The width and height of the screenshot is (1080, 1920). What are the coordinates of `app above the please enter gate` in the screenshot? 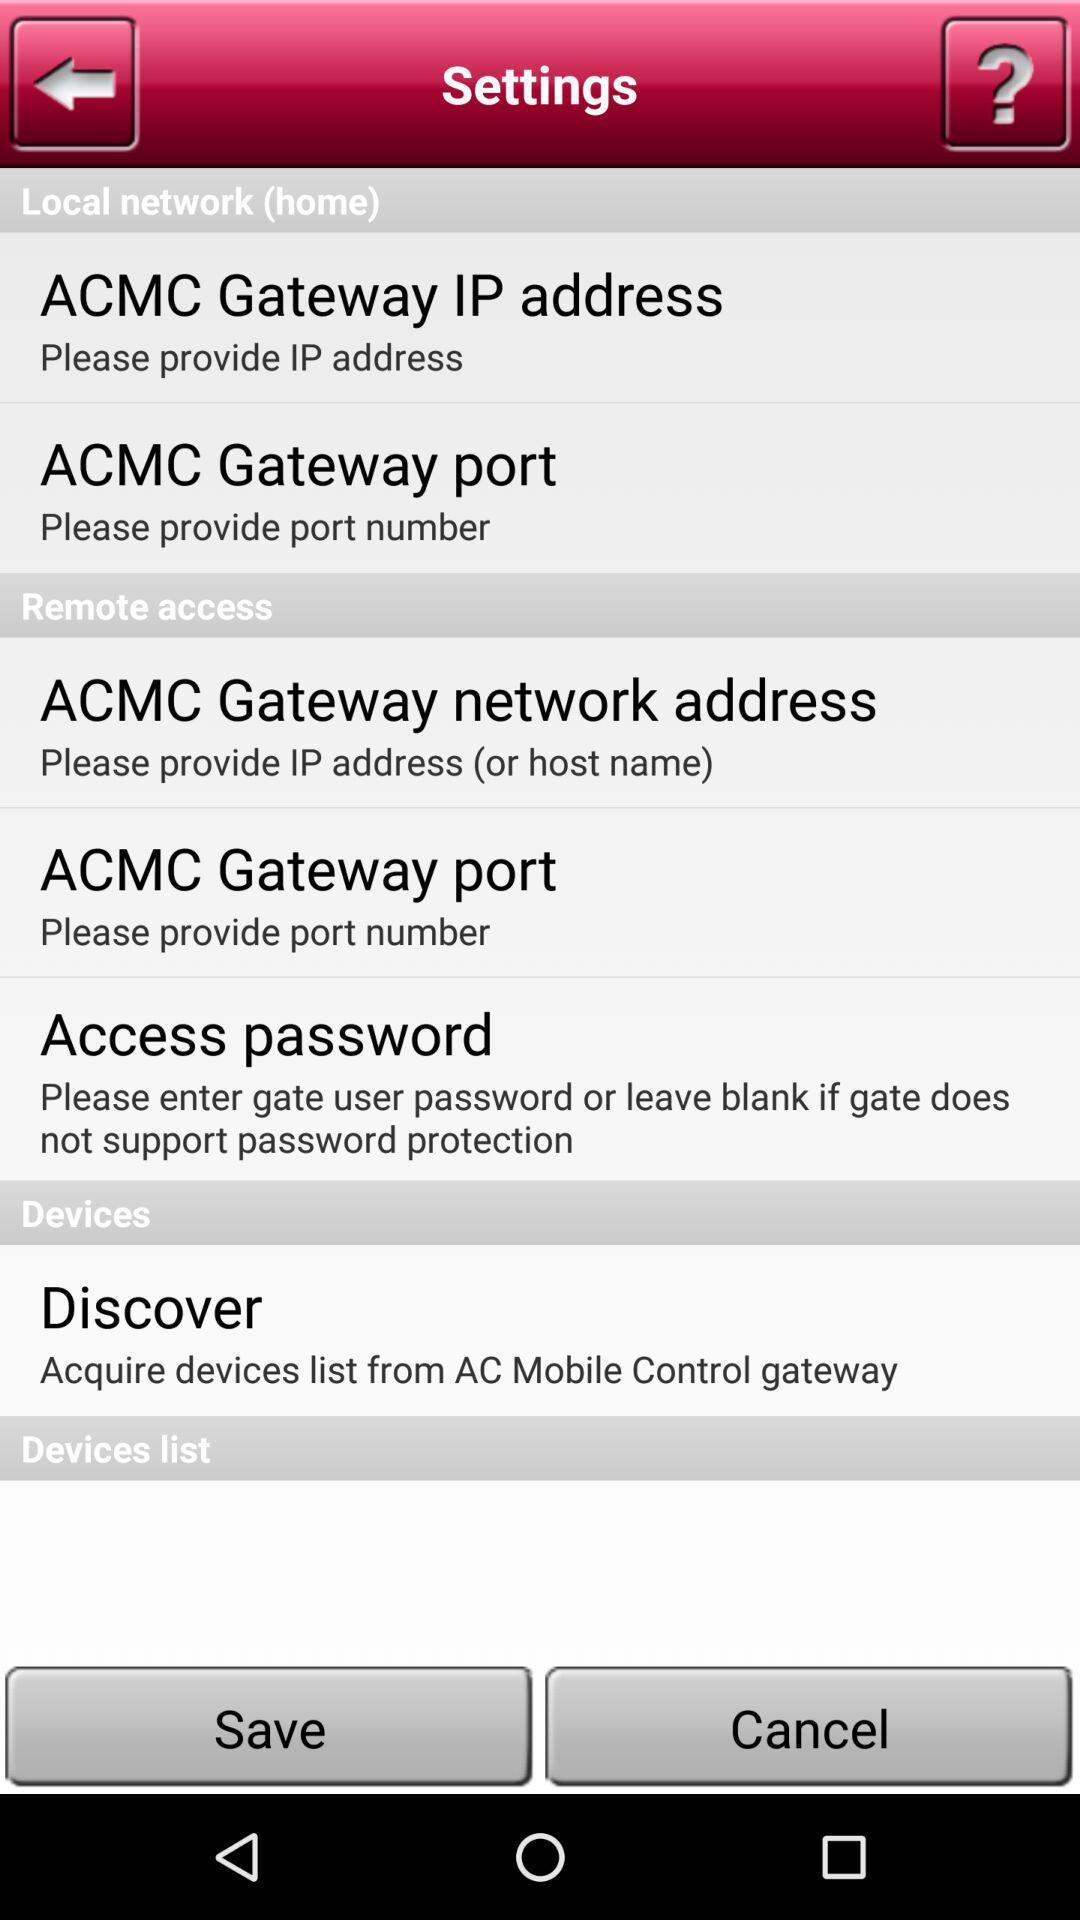 It's located at (265, 1032).